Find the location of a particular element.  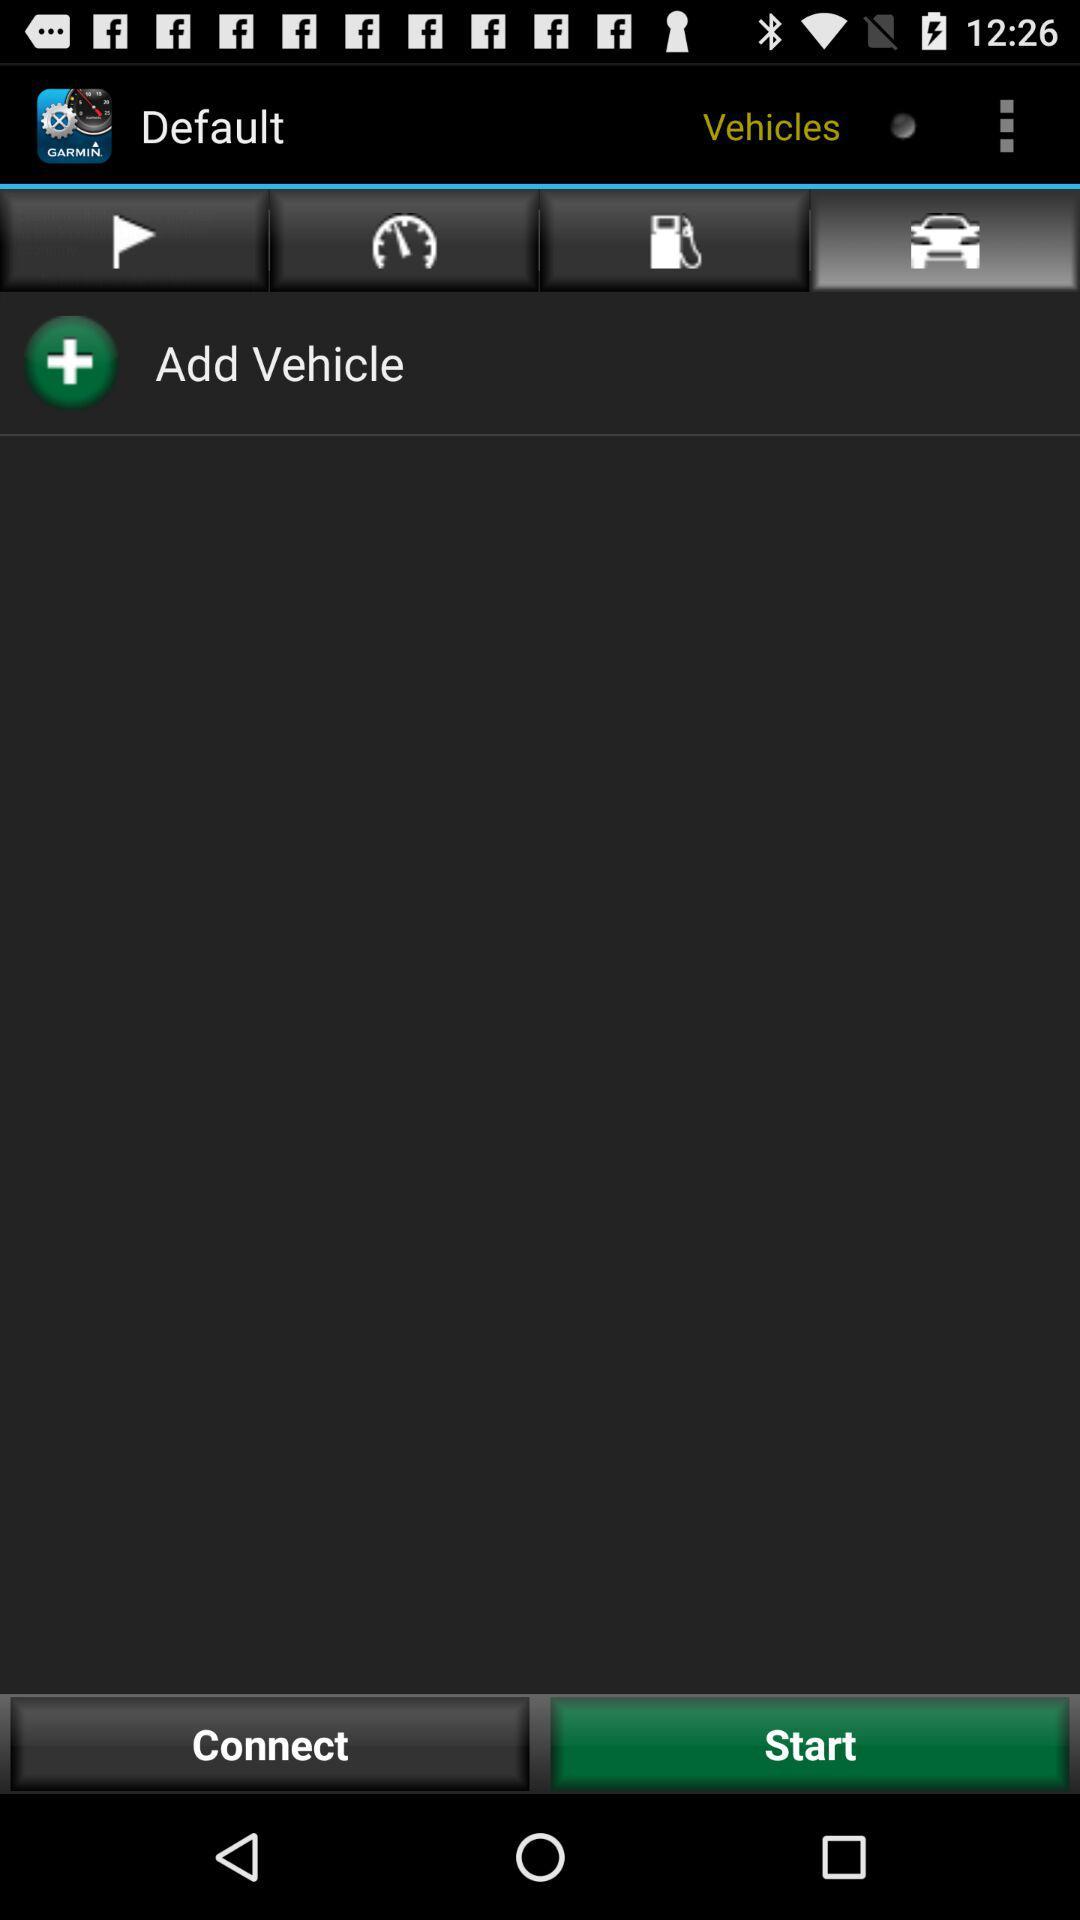

the button next to start is located at coordinates (270, 1743).